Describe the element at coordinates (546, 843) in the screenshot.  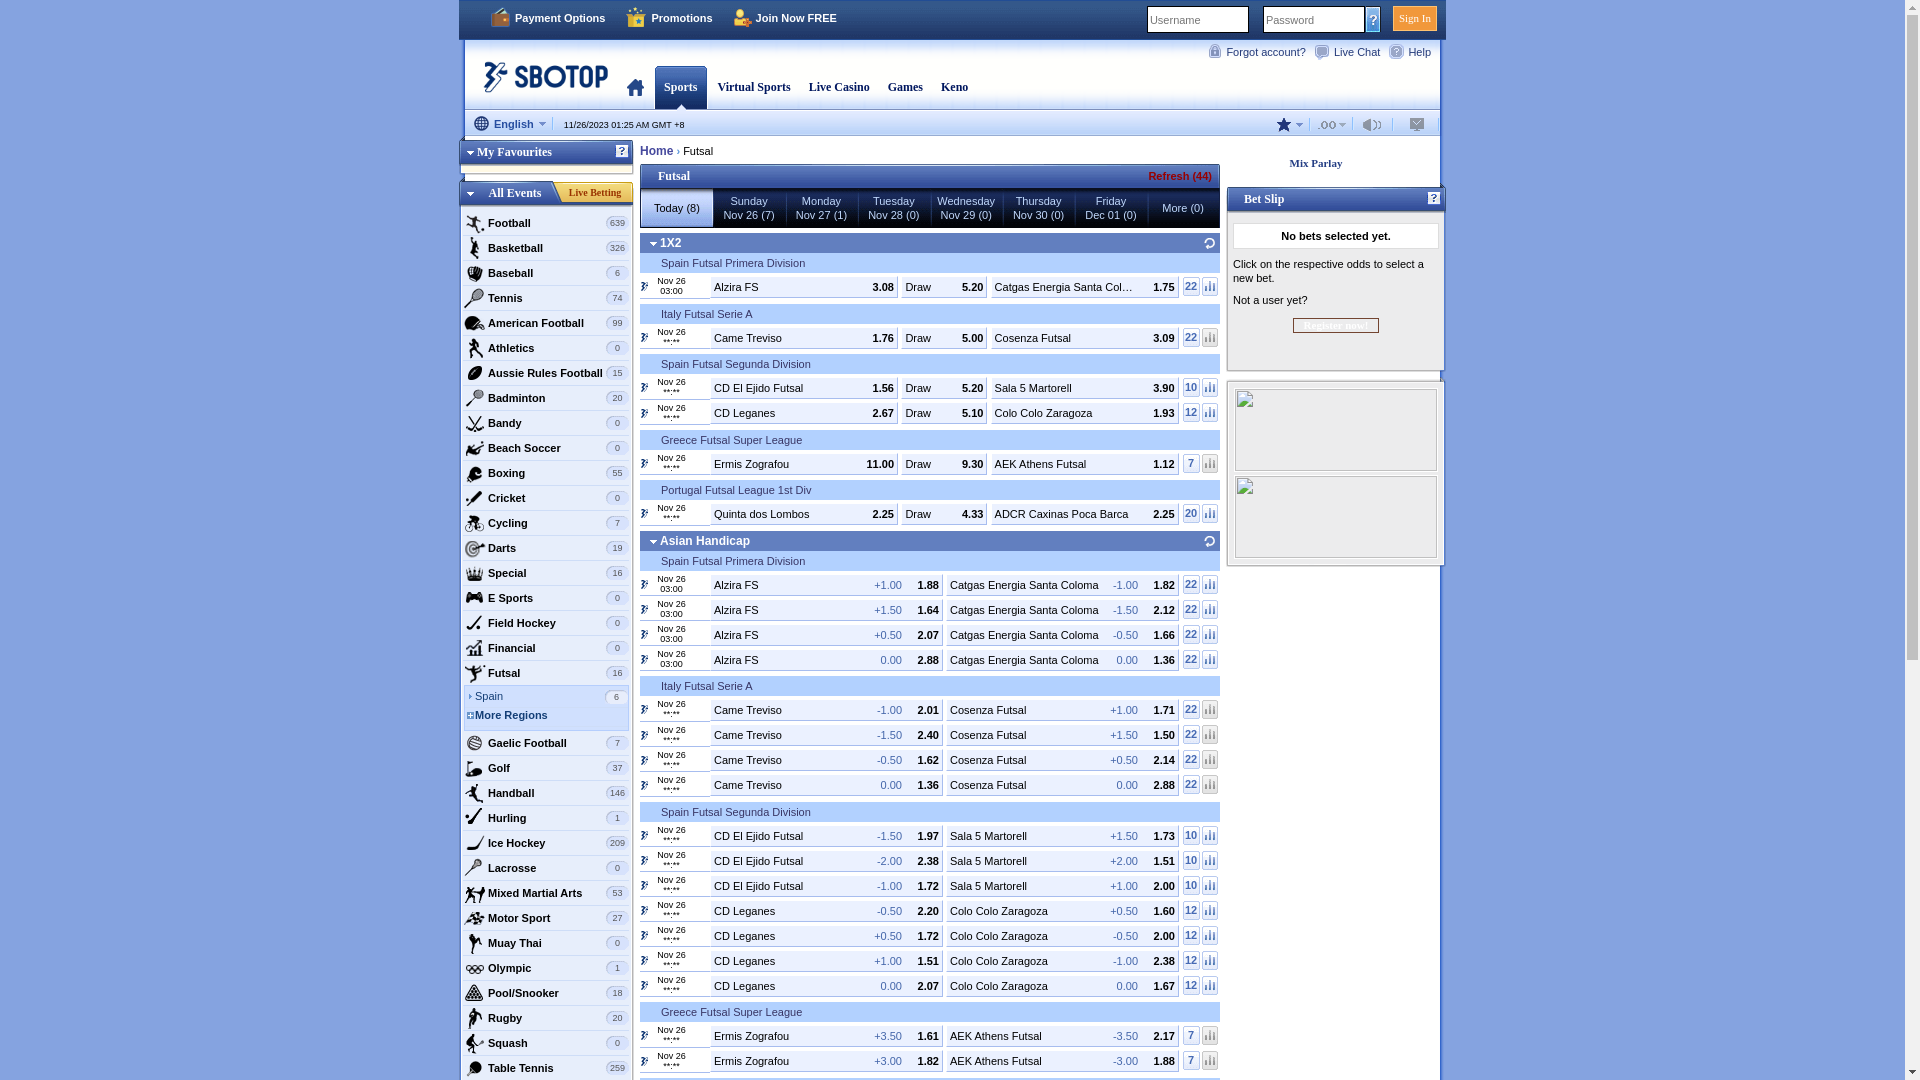
I see `'Ice Hockey` at that location.